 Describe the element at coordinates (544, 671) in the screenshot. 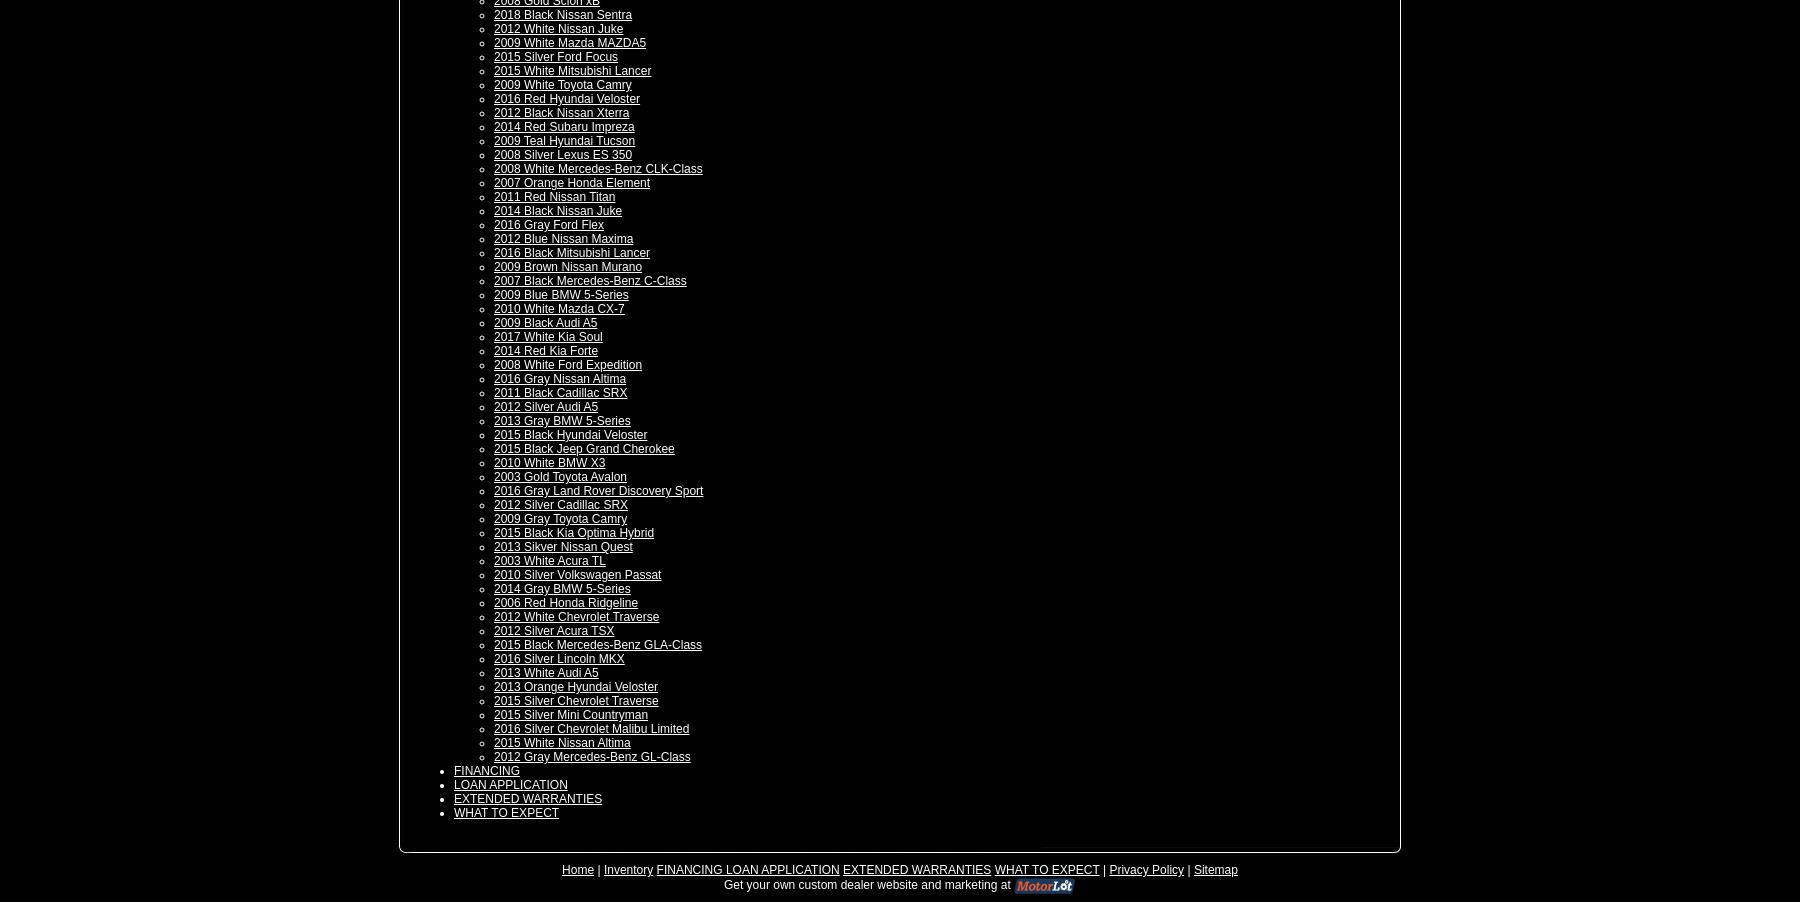

I see `'2013 White Audi A5'` at that location.